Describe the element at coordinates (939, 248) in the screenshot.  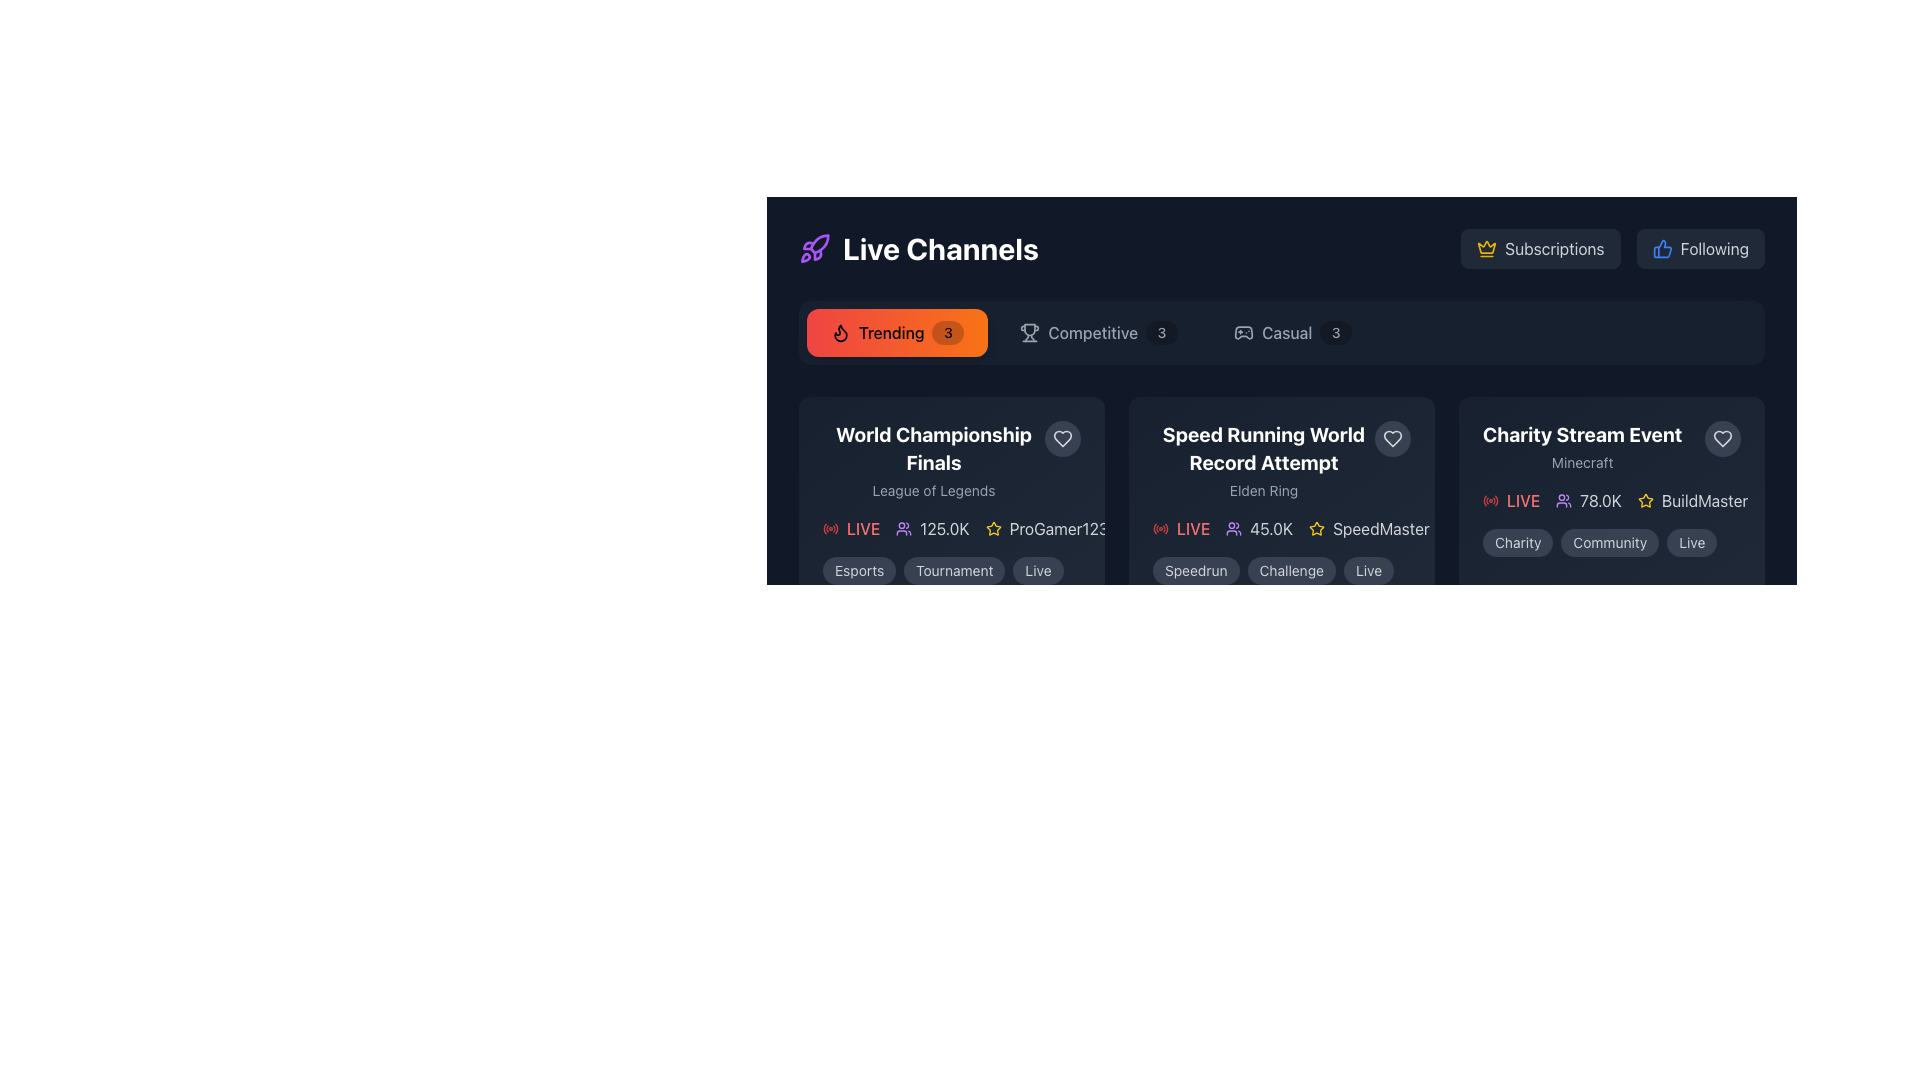
I see `the header text that categorizes the content as 'Live Channels', located just right of a purple rocket icon at the top-left area of the interface` at that location.